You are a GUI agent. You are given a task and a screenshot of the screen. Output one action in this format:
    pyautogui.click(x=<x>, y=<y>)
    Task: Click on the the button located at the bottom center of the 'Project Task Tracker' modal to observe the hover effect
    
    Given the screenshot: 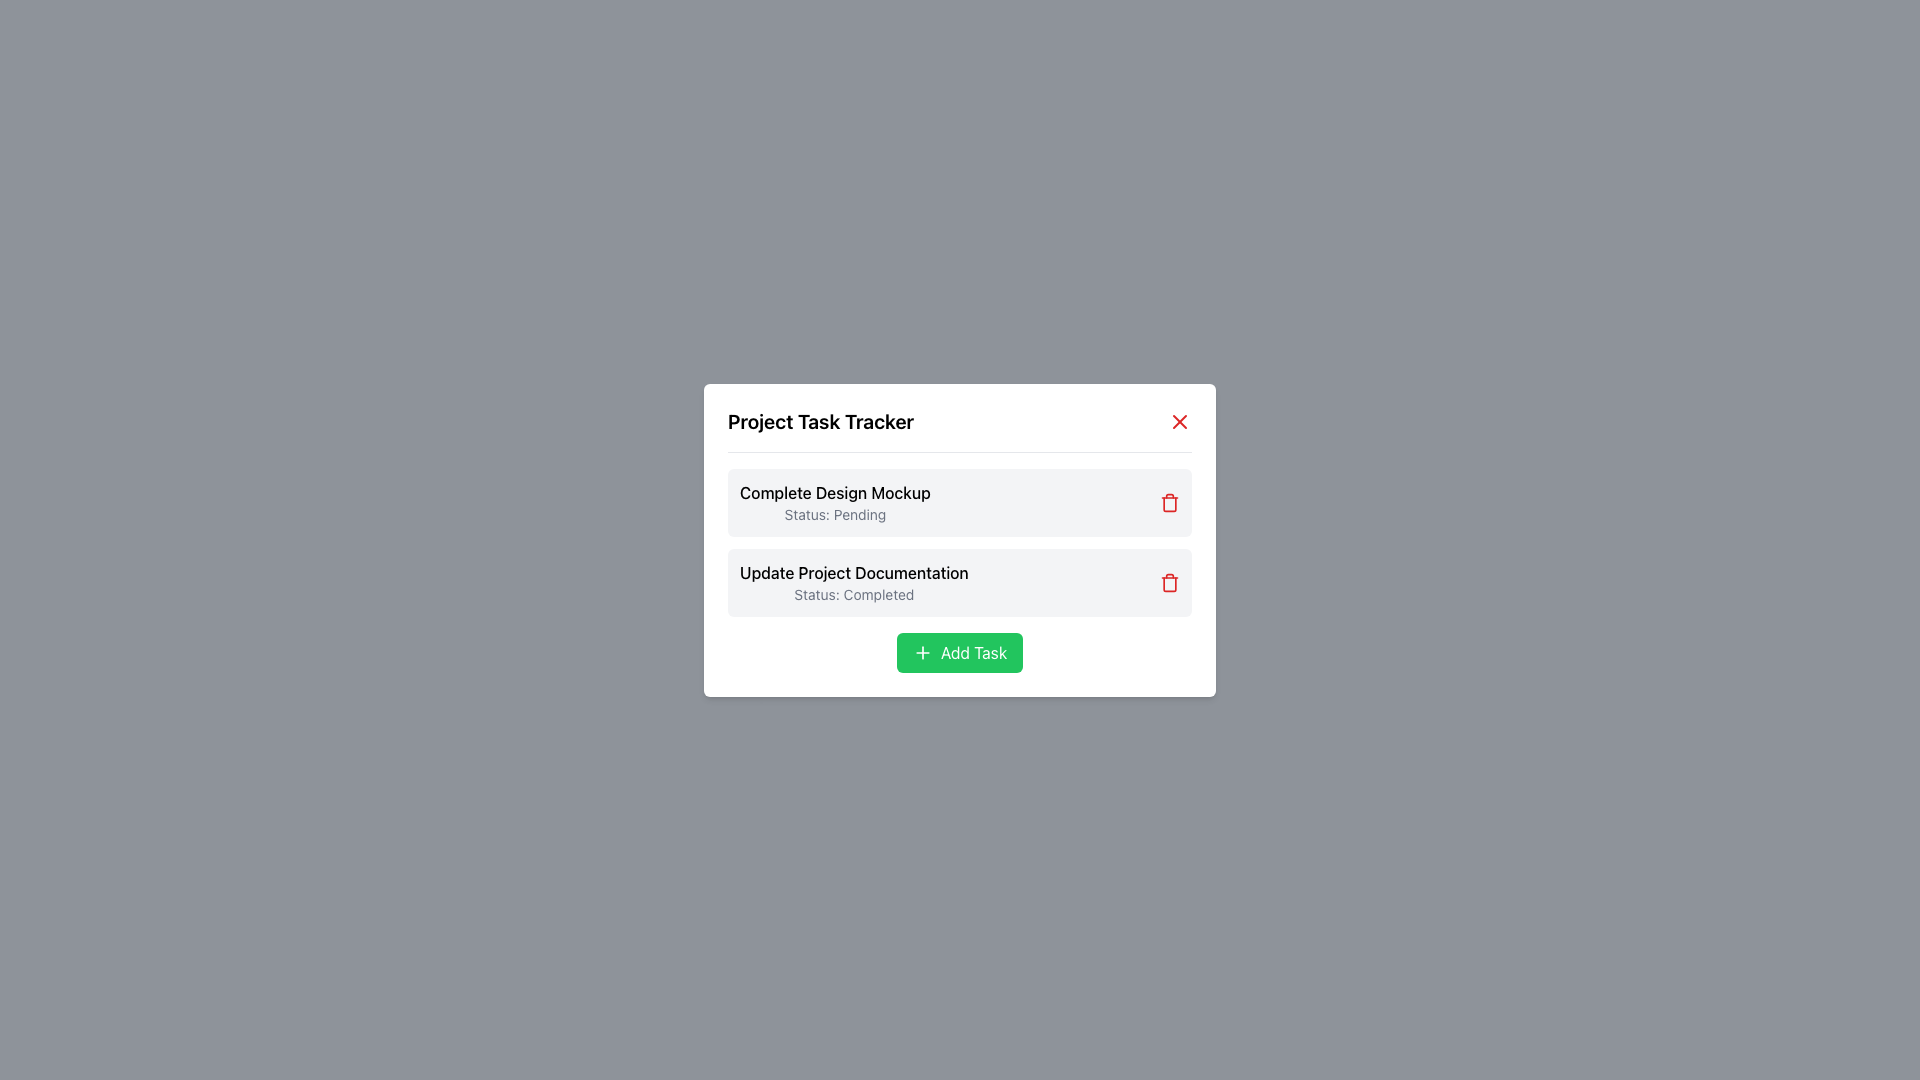 What is the action you would take?
    pyautogui.click(x=960, y=652)
    